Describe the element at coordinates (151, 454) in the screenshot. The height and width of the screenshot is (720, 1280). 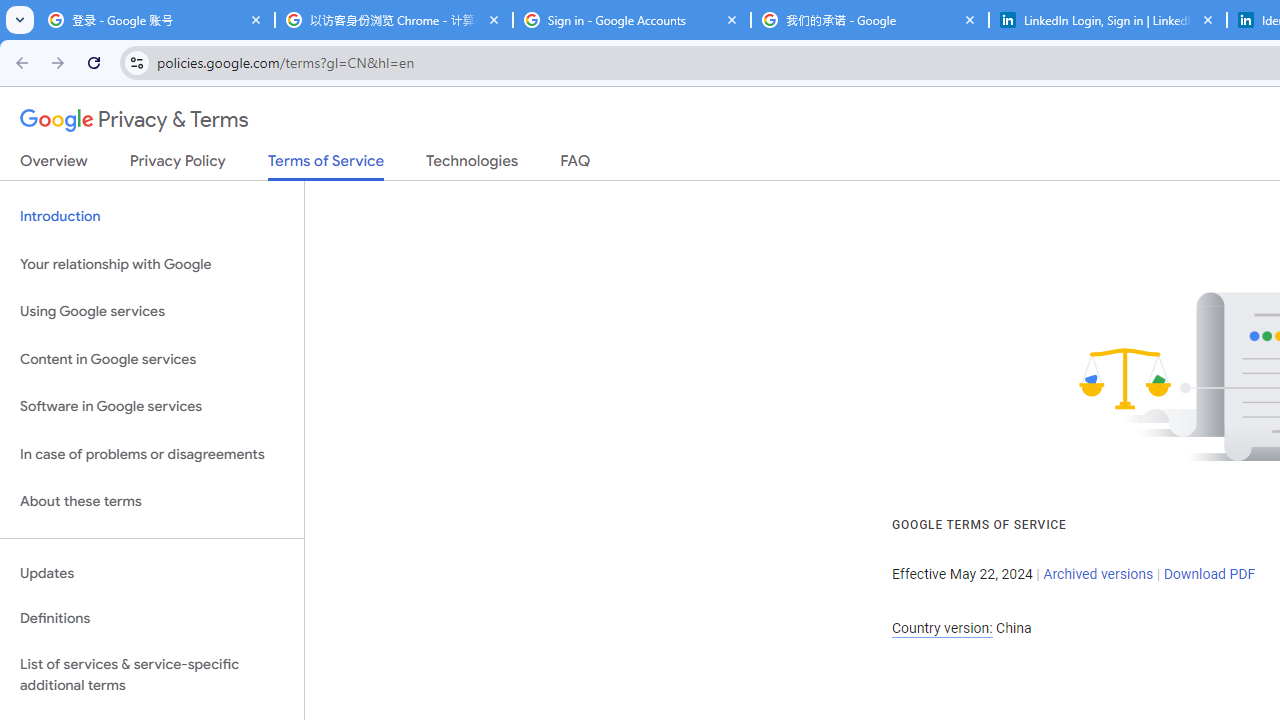
I see `'In case of problems or disagreements'` at that location.